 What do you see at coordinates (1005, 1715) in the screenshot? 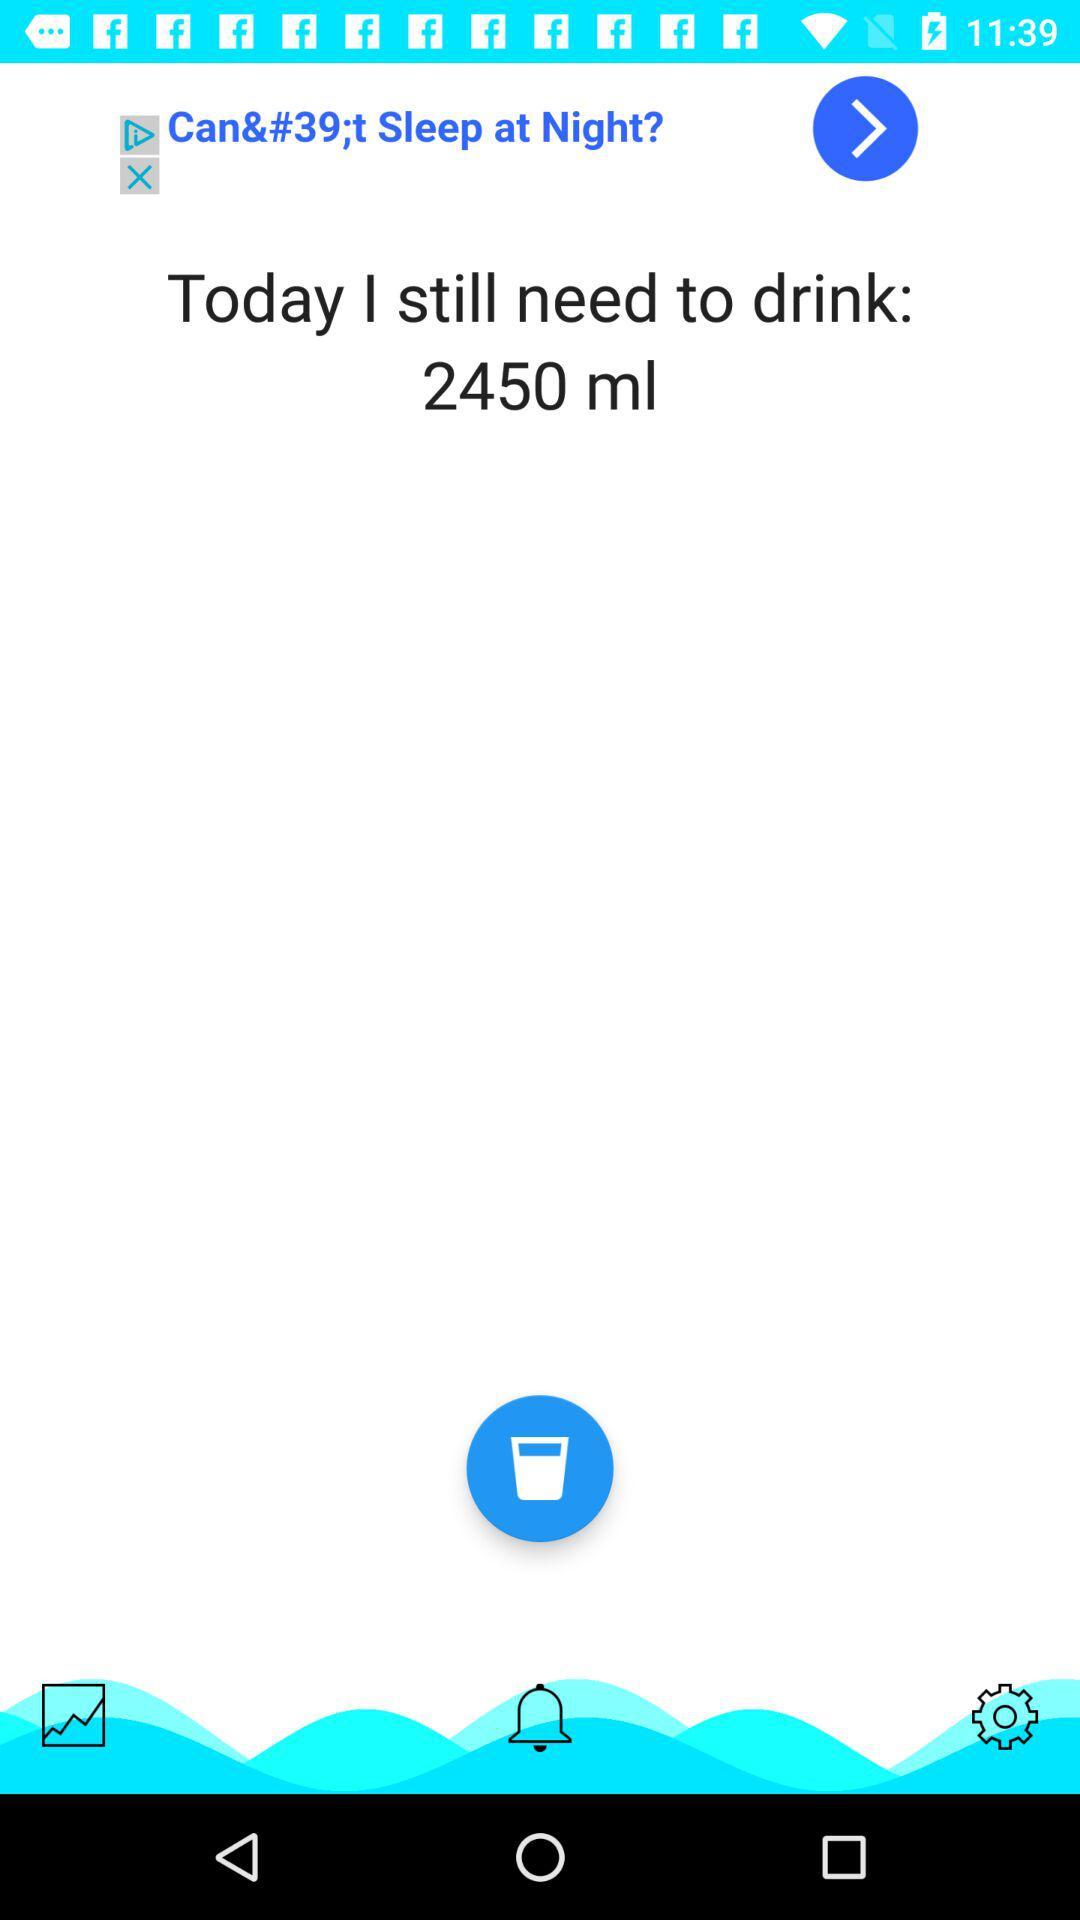
I see `setting app` at bounding box center [1005, 1715].